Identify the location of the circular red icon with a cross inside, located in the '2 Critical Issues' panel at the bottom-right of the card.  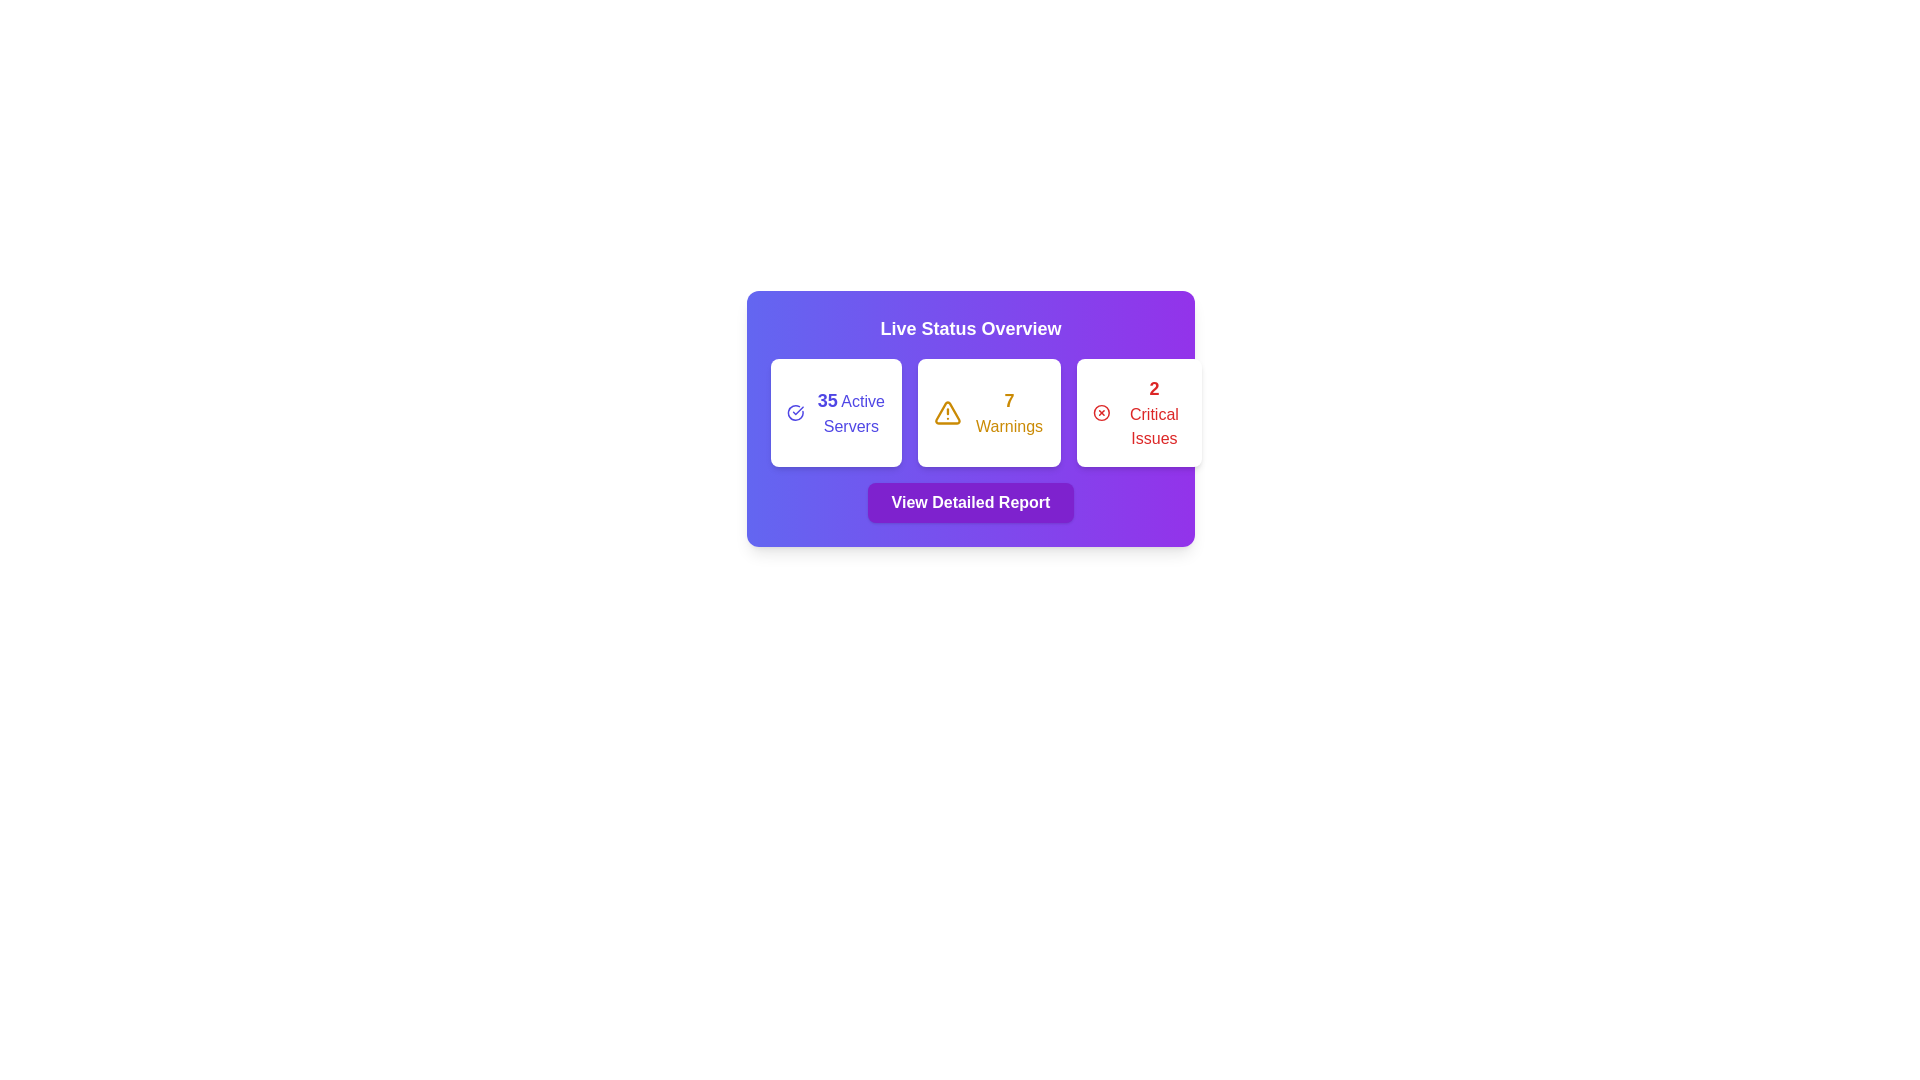
(1100, 411).